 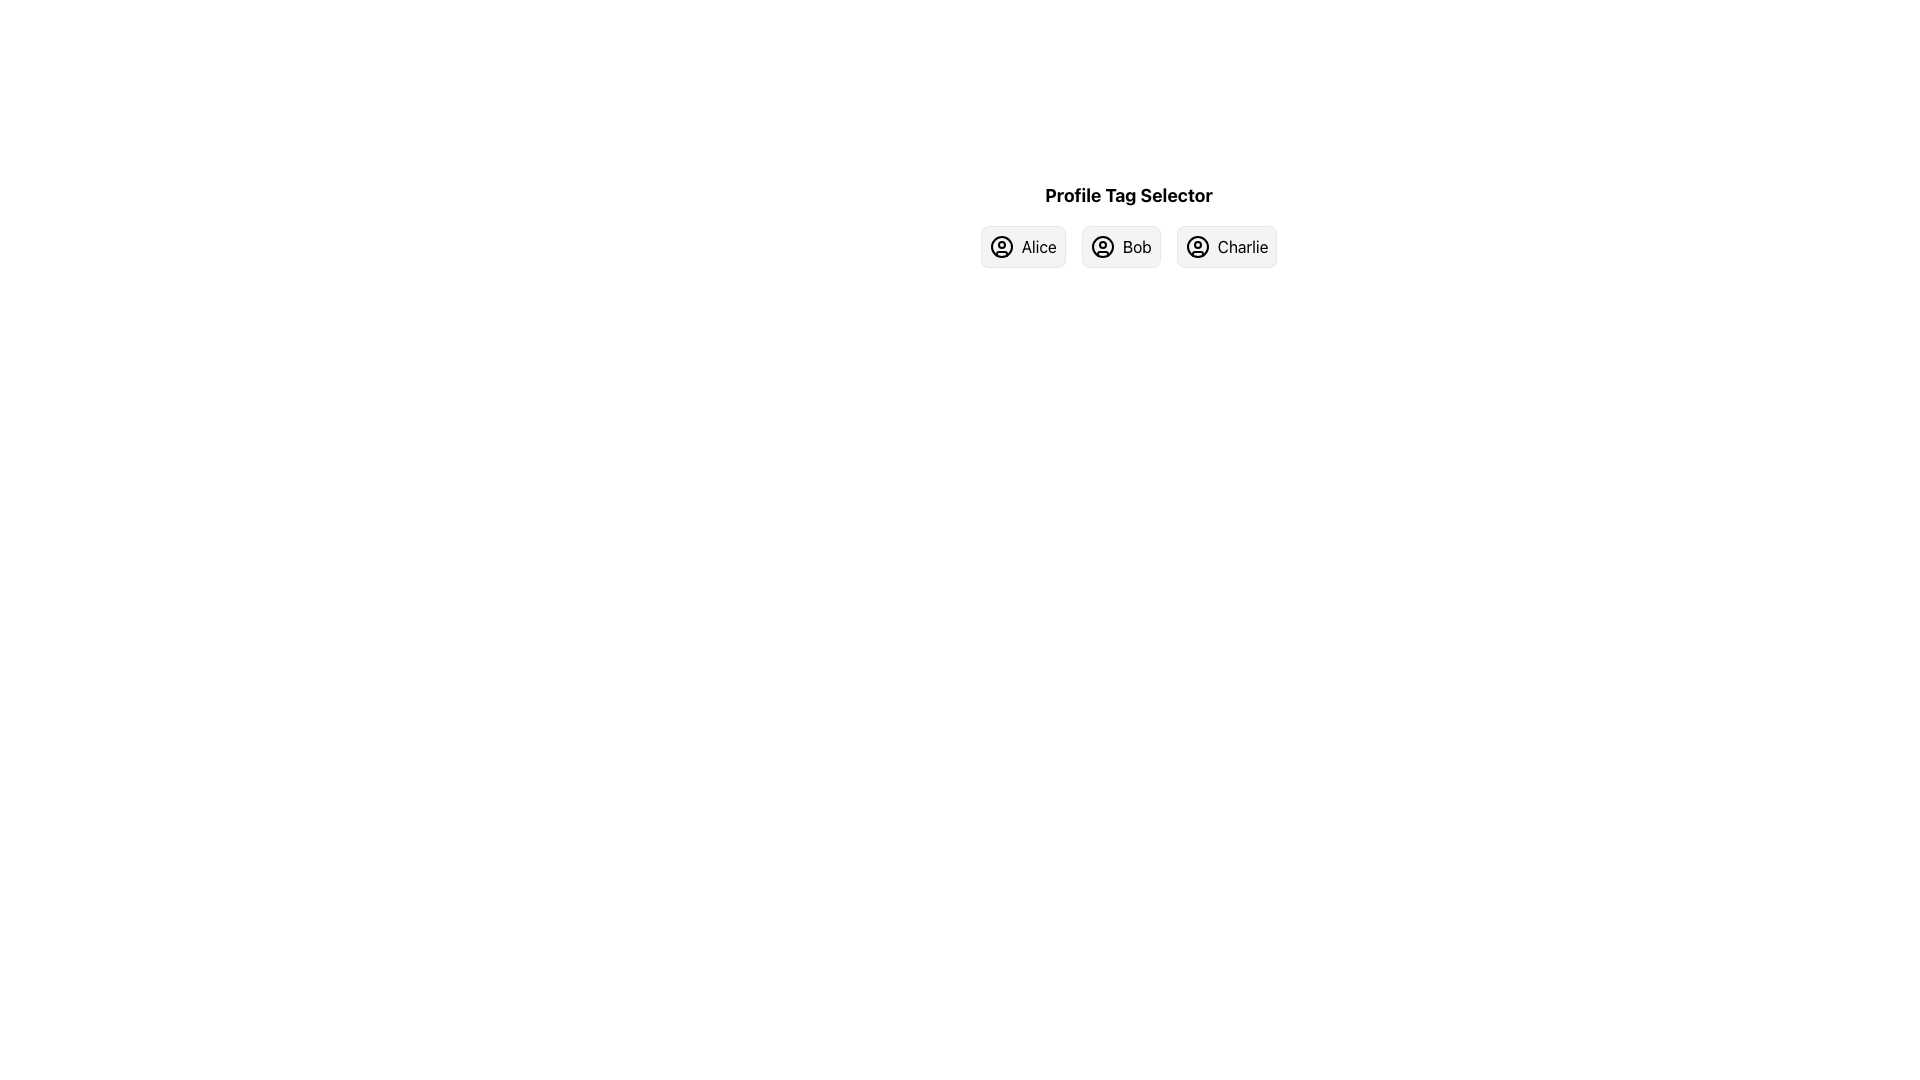 I want to click on the button labeled 'Charlie', which features a user icon and is the third button in a horizontal list of three buttons, so click(x=1226, y=245).